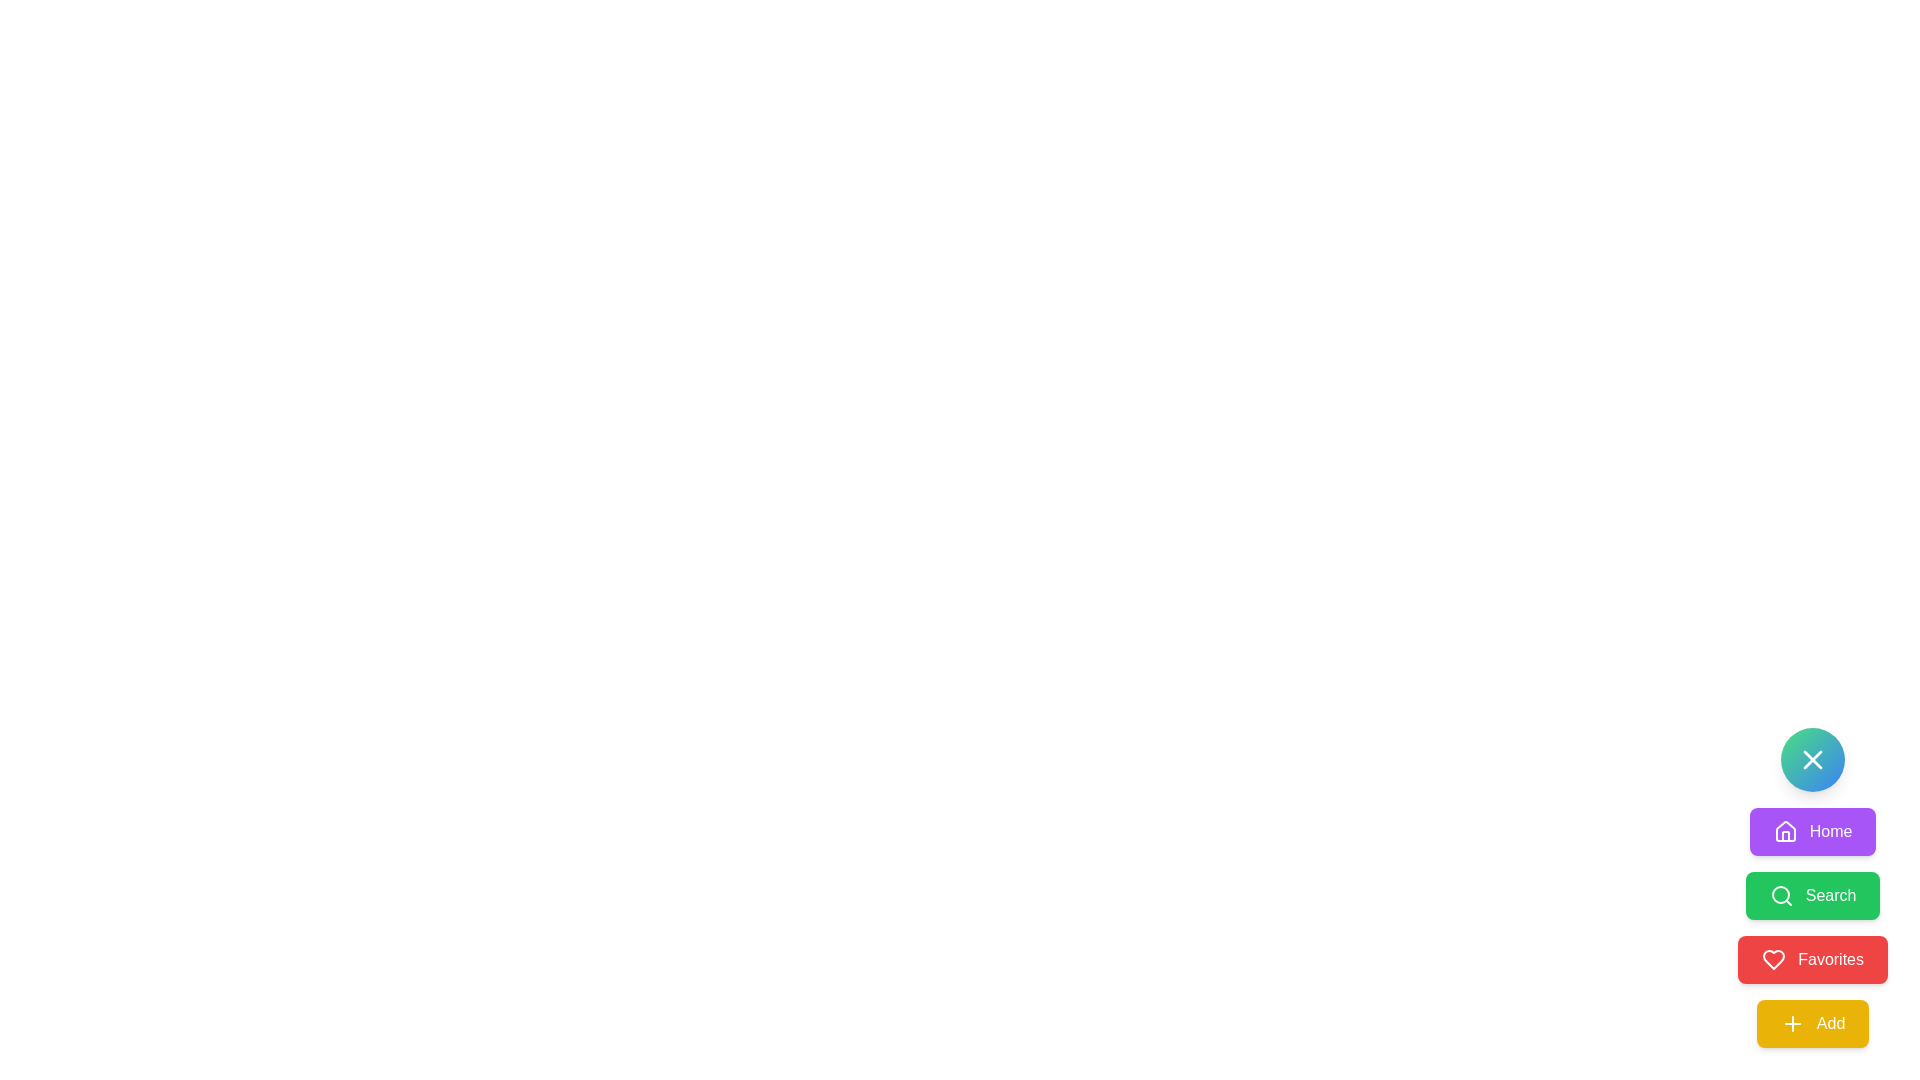  I want to click on the small yellow plus icon within the 'Add' button, which has a yellow background and white text labeled 'Add', located at the bottom of a vertical stack of buttons on the right side of the interface, so click(1792, 1023).